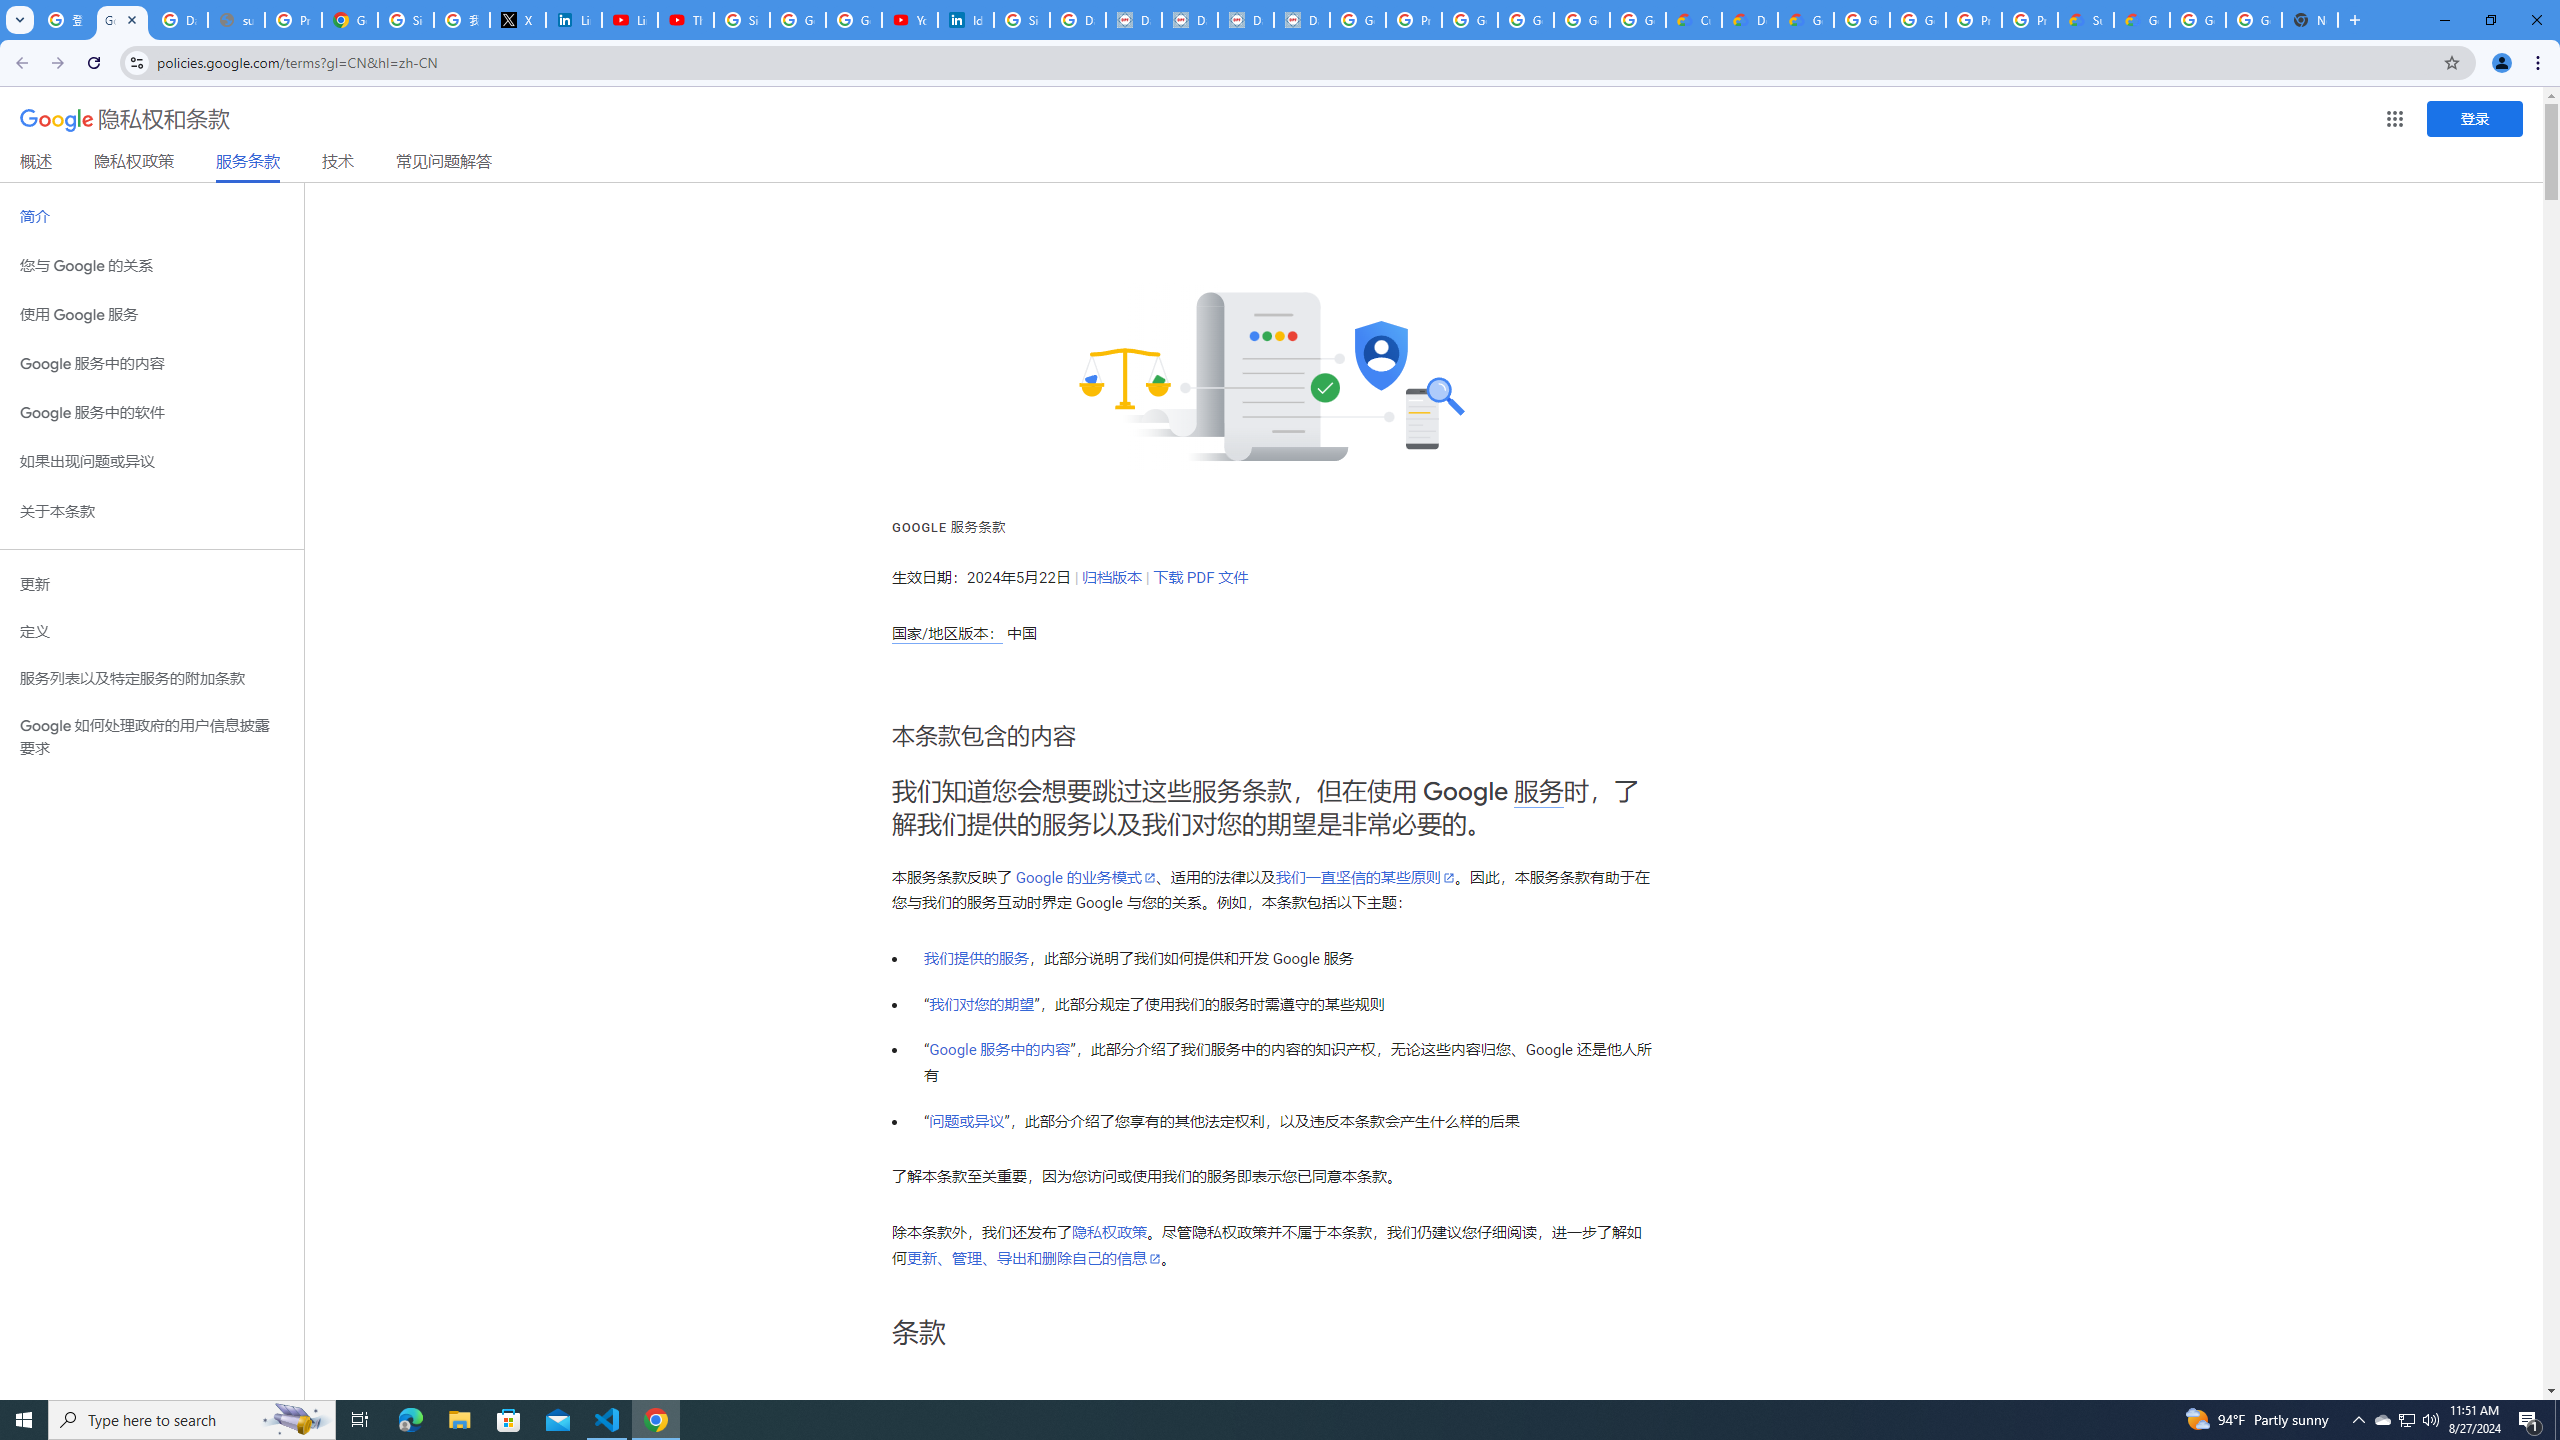 This screenshot has height=1440, width=2560. I want to click on 'New Tab', so click(2310, 19).